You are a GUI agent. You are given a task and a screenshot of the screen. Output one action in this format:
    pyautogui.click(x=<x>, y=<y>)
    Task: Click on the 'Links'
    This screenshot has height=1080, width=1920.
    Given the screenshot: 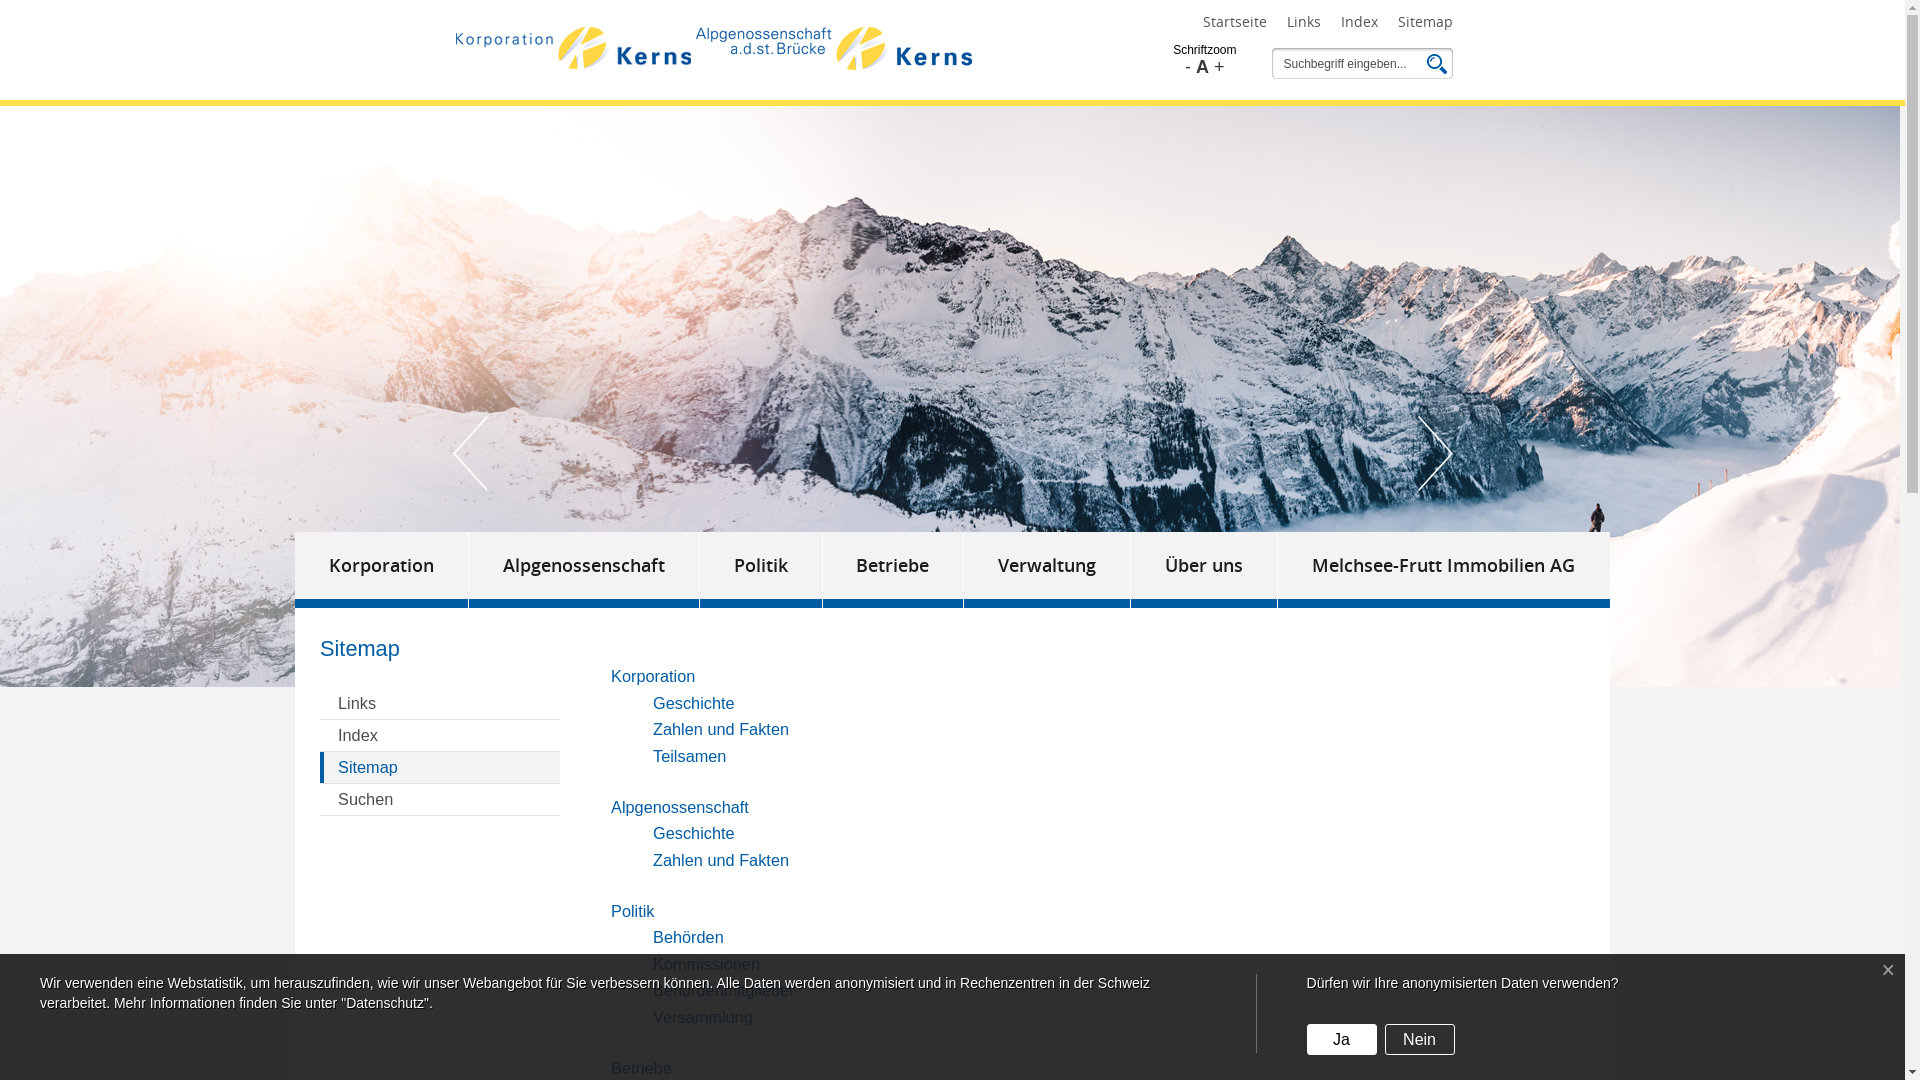 What is the action you would take?
    pyautogui.click(x=439, y=703)
    